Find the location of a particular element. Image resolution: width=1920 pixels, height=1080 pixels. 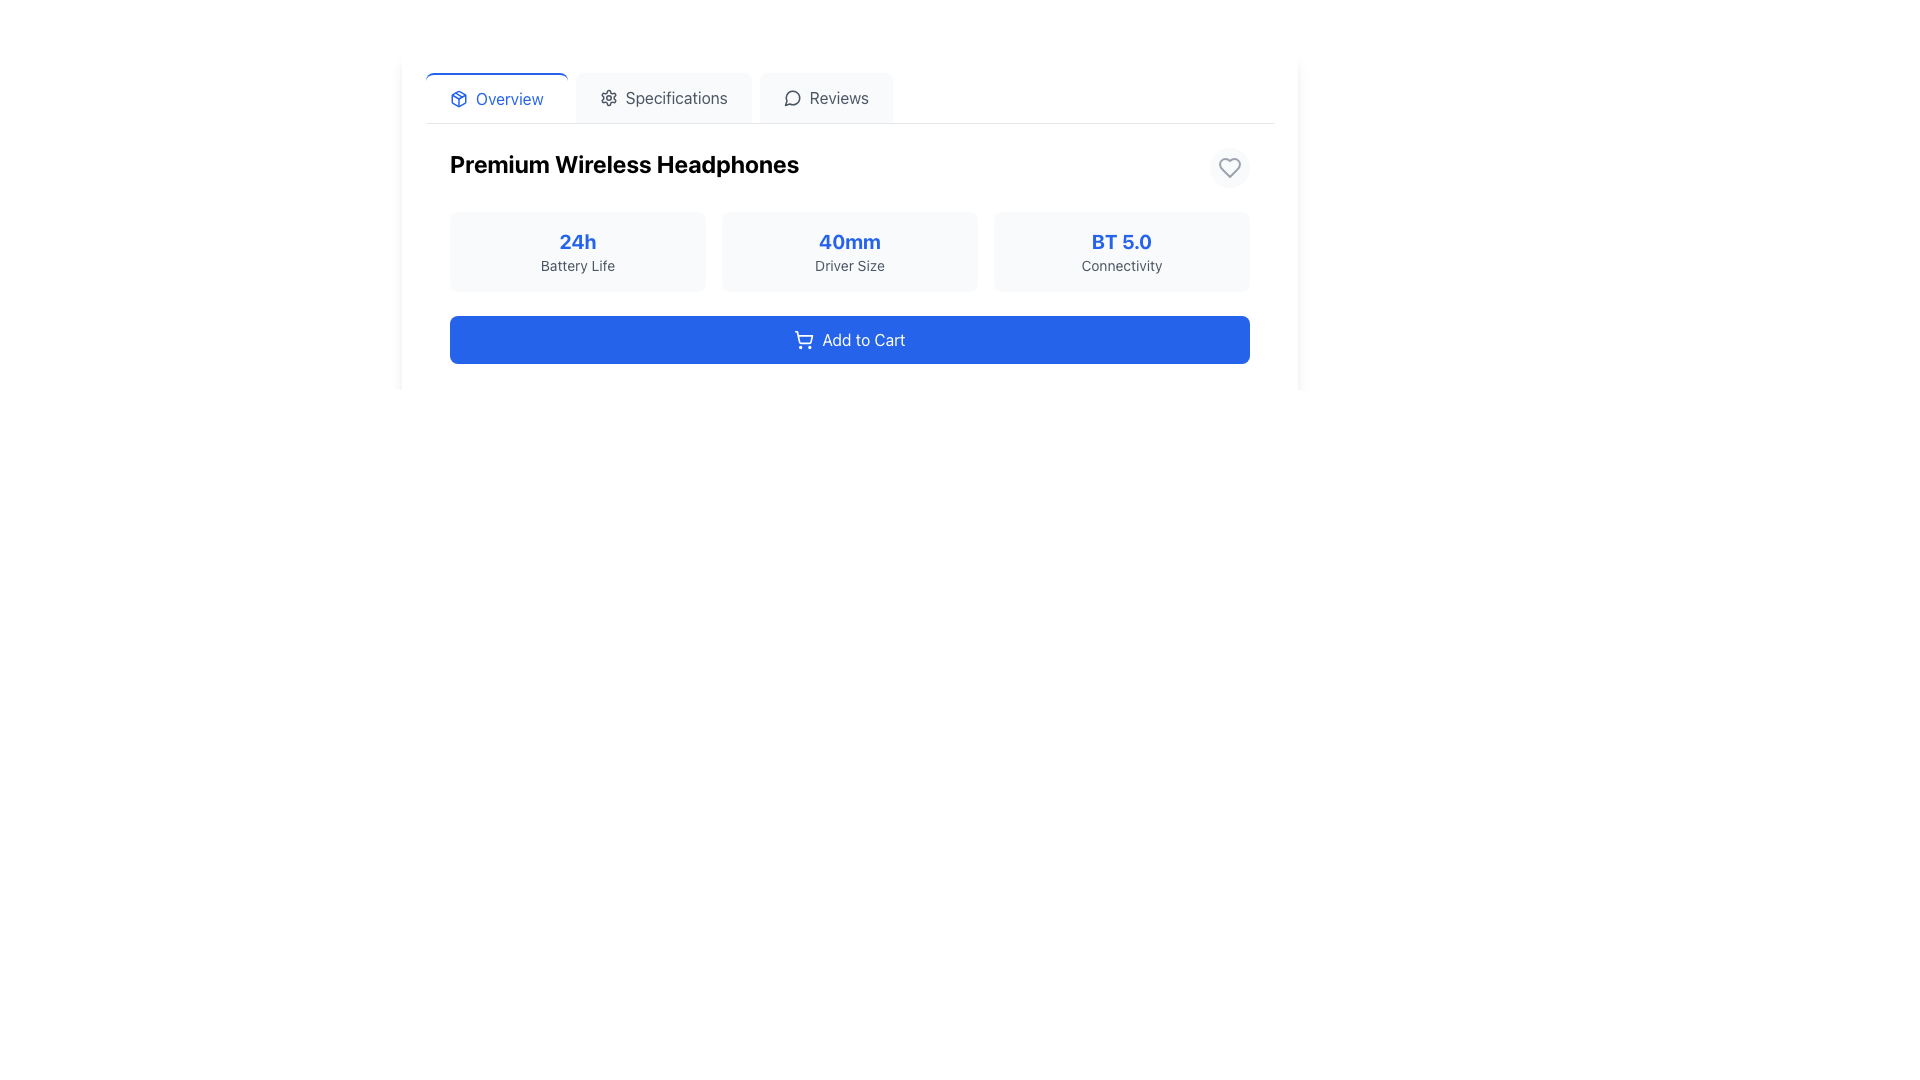

the text label that serves as a title or heading for the product, located near the top left of the interface, adjacent to a heart-shaped button is located at coordinates (623, 163).